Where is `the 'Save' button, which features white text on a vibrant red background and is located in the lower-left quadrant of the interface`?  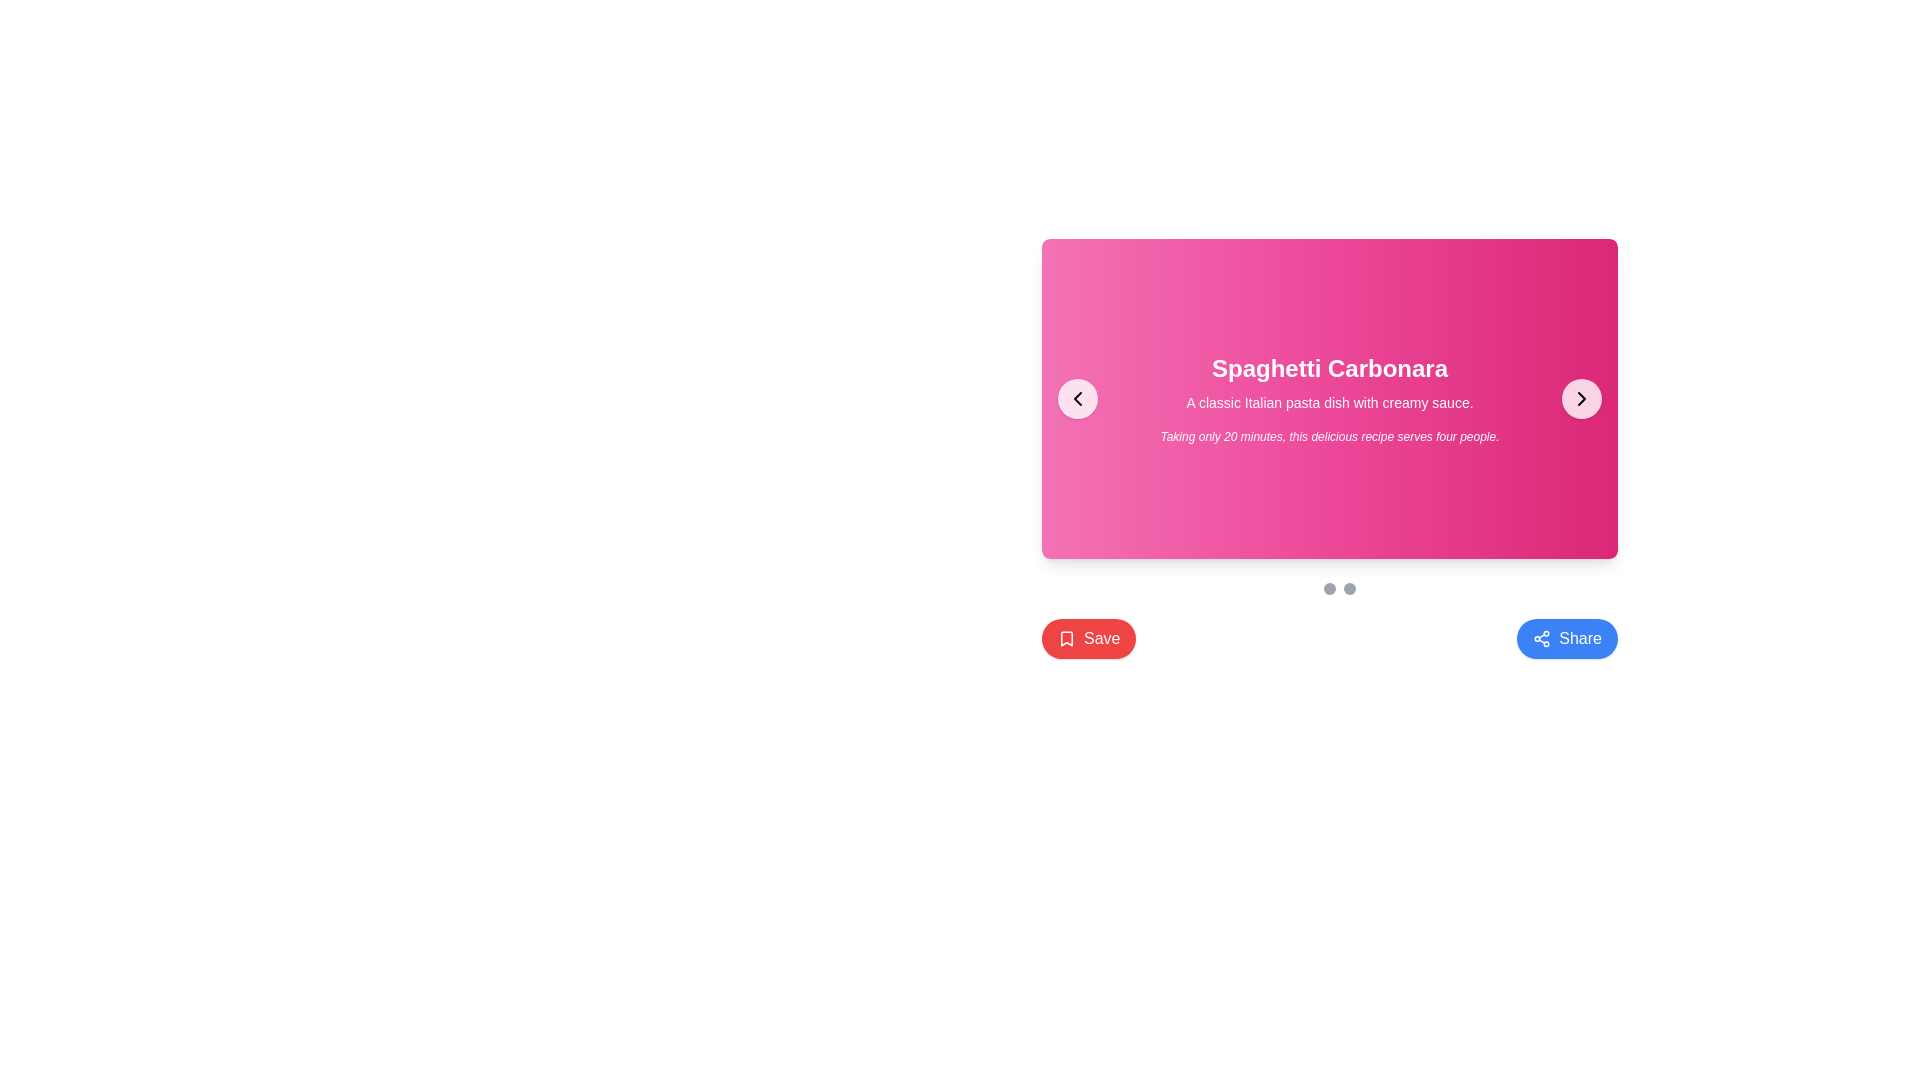
the 'Save' button, which features white text on a vibrant red background and is located in the lower-left quadrant of the interface is located at coordinates (1101, 639).